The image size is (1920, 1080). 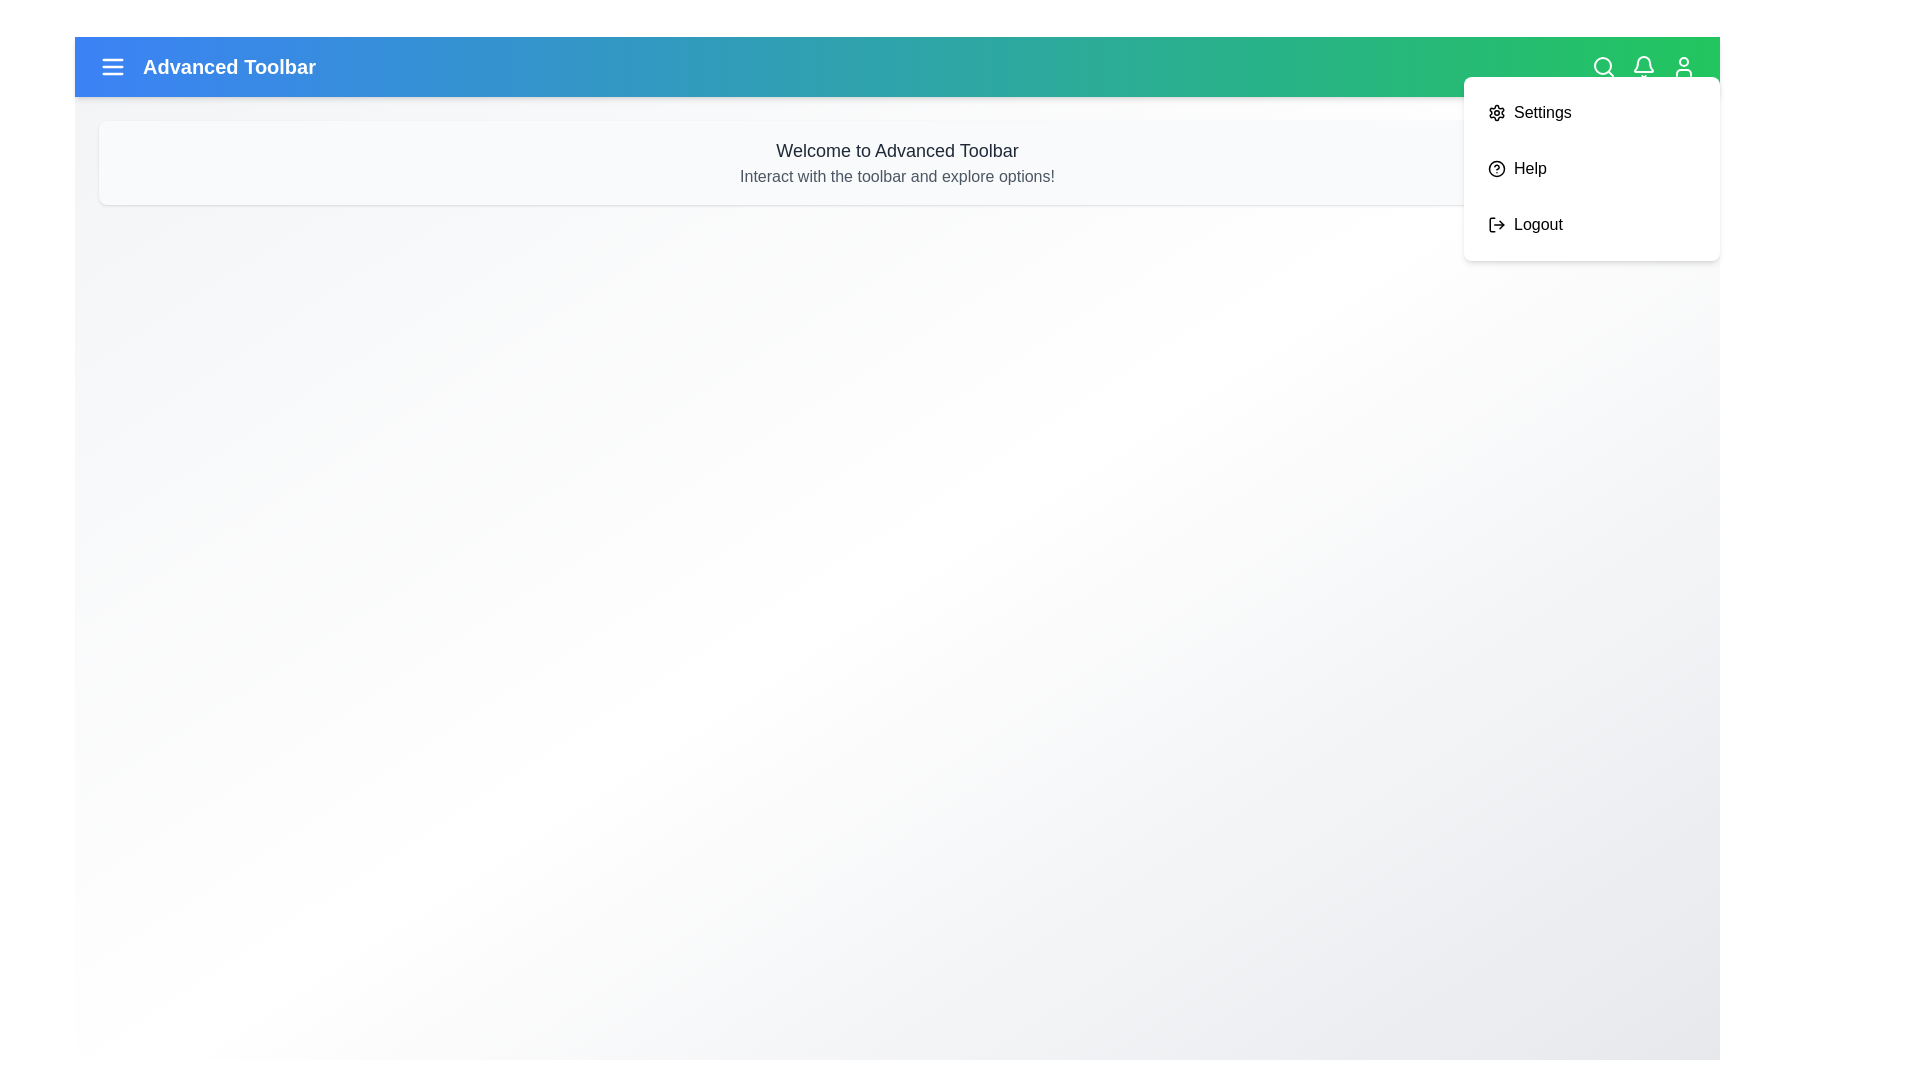 What do you see at coordinates (1591, 168) in the screenshot?
I see `the menu item Help` at bounding box center [1591, 168].